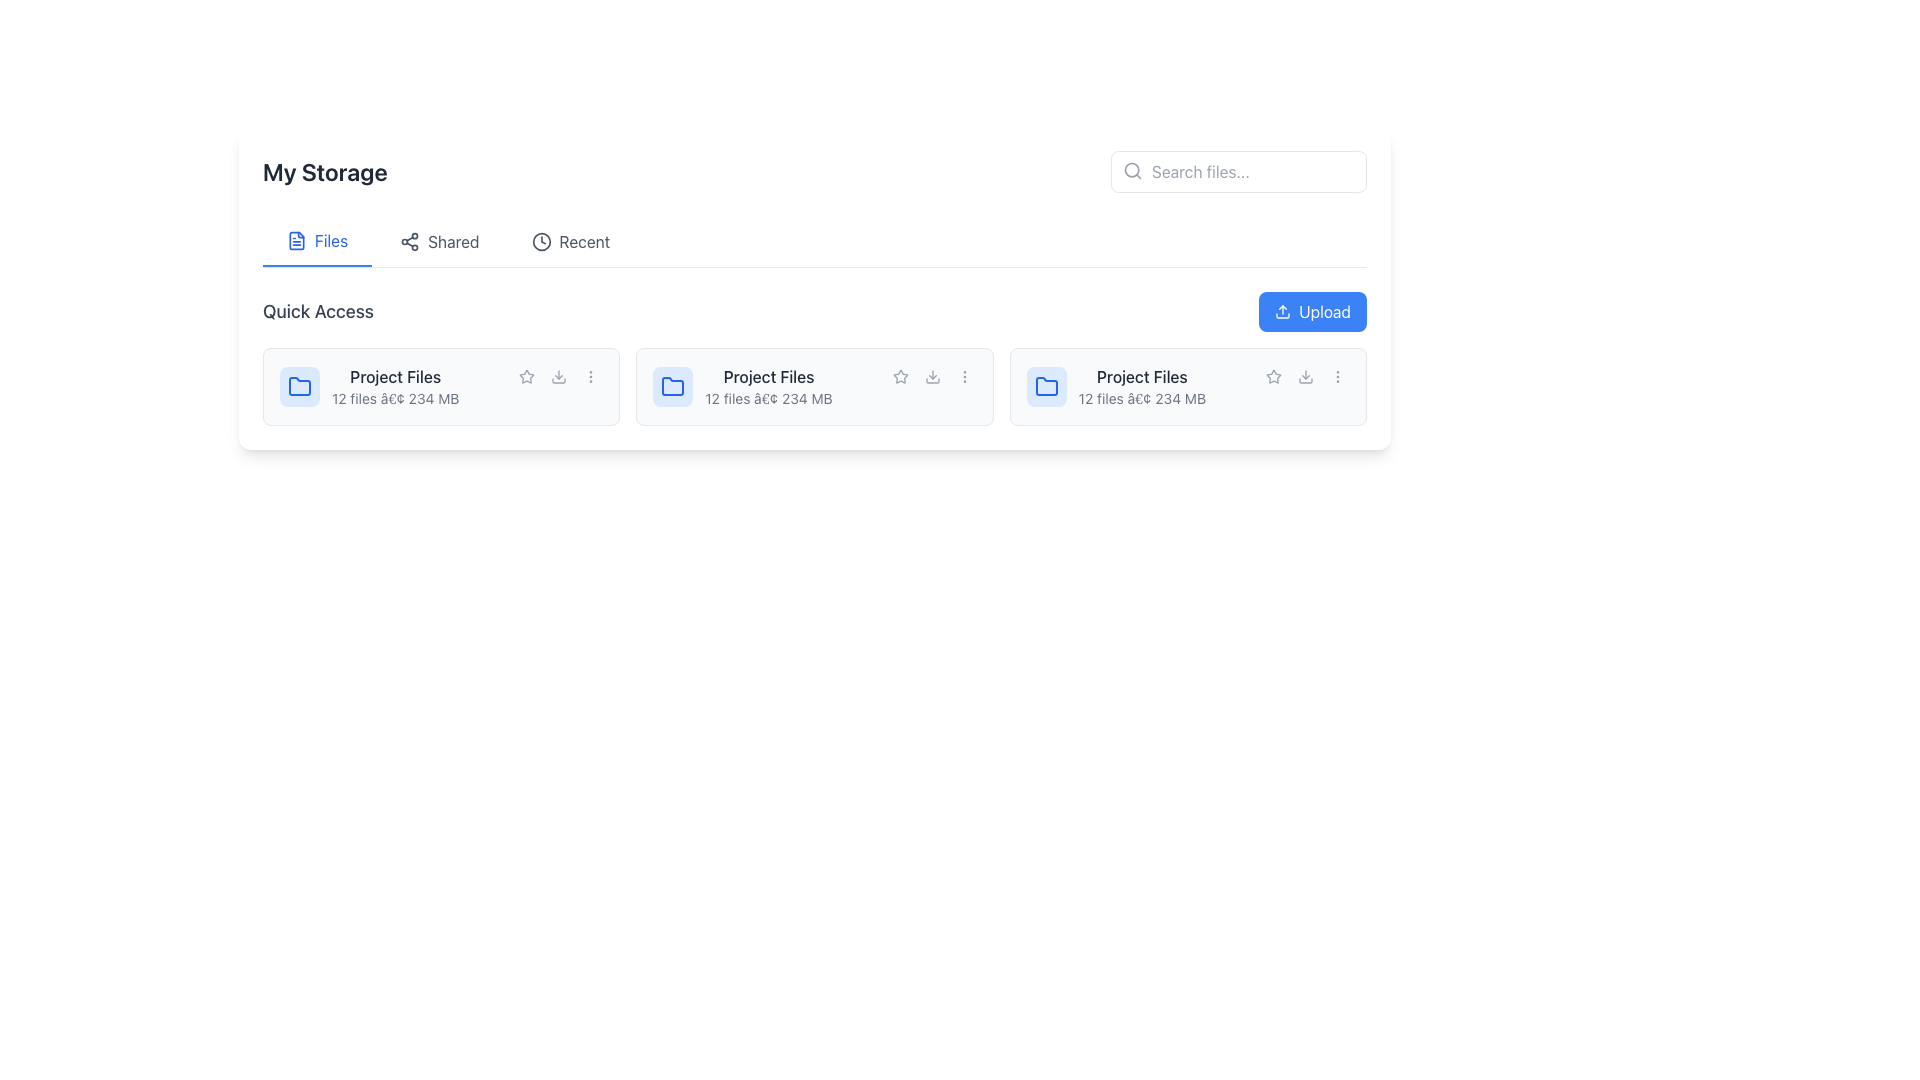 The height and width of the screenshot is (1080, 1920). What do you see at coordinates (1313, 312) in the screenshot?
I see `the file upload button located in the top-right corner of the 'Quick Access' section` at bounding box center [1313, 312].